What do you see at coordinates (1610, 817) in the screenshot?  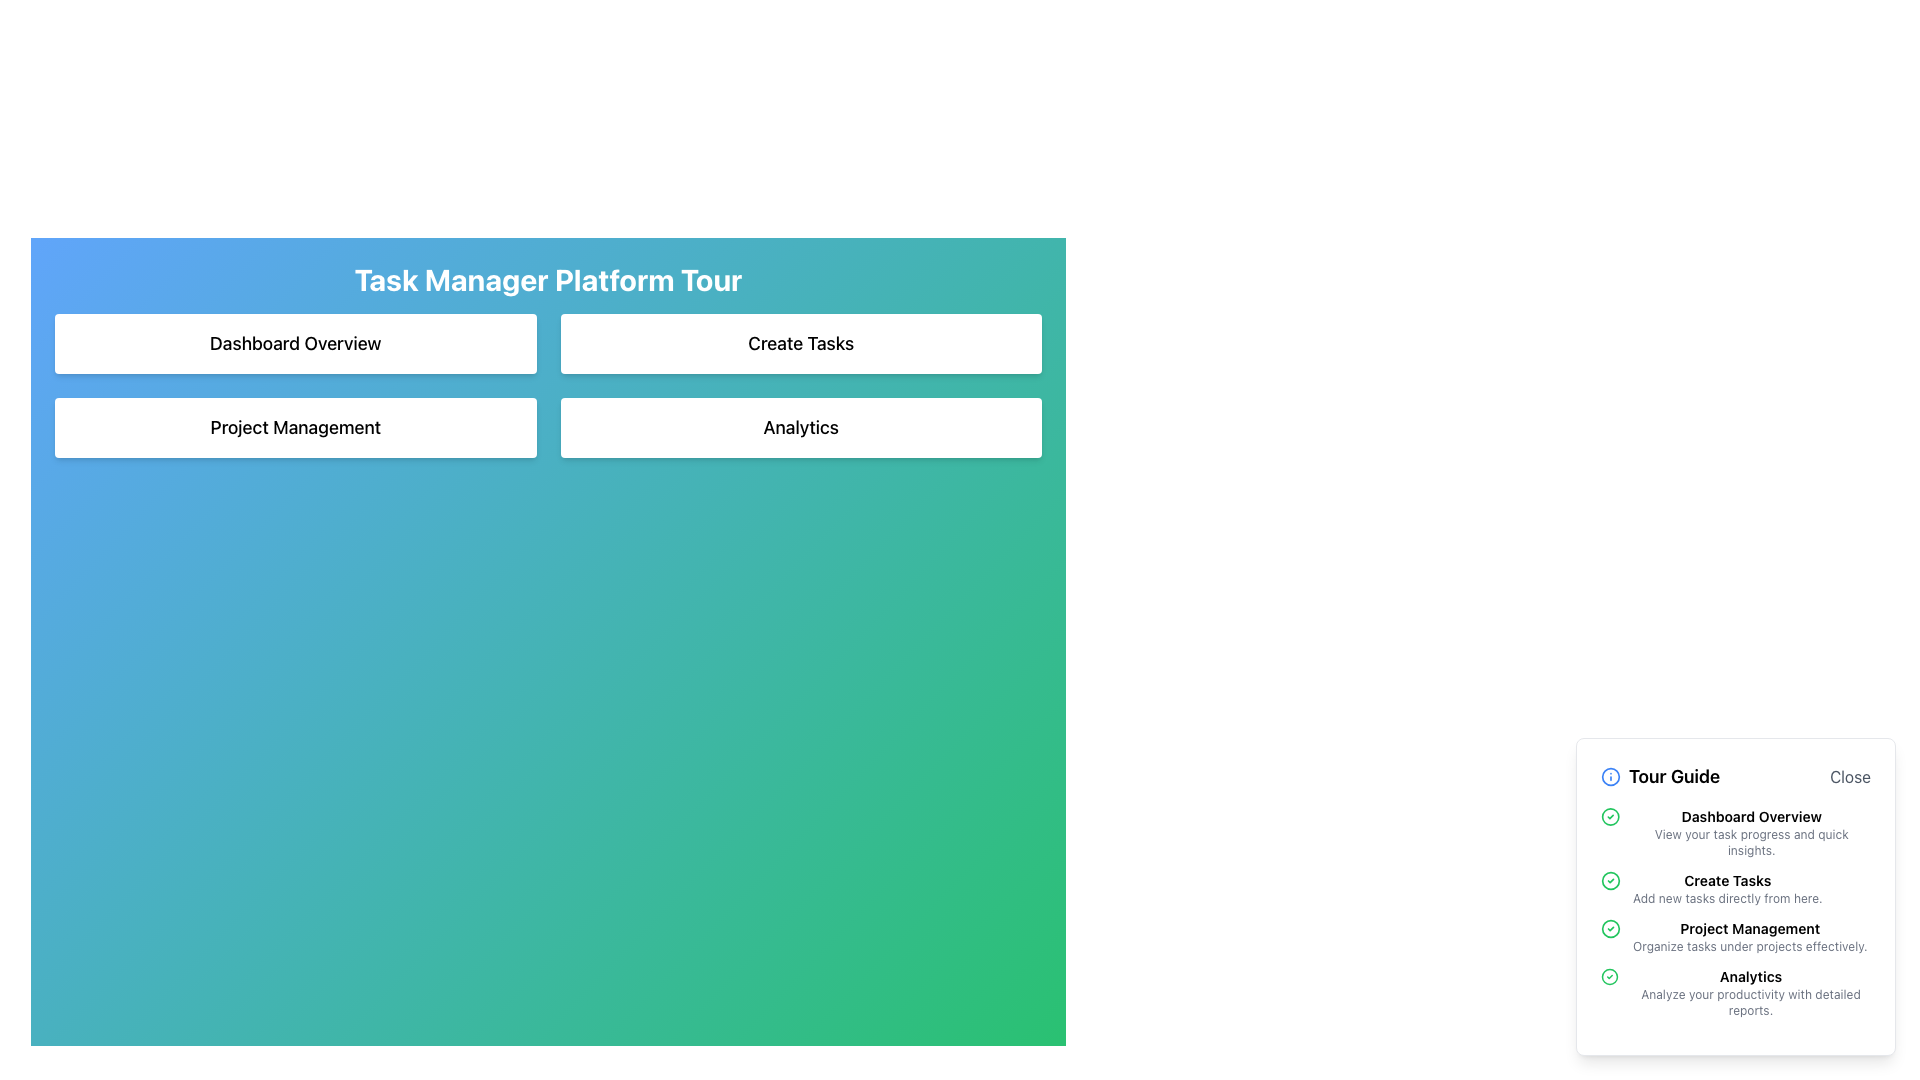 I see `the confirmation icon located in the 'Tour Guide' section, adjacent to the 'Dashboard Overview' text, indicating completion or acknowledgment` at bounding box center [1610, 817].